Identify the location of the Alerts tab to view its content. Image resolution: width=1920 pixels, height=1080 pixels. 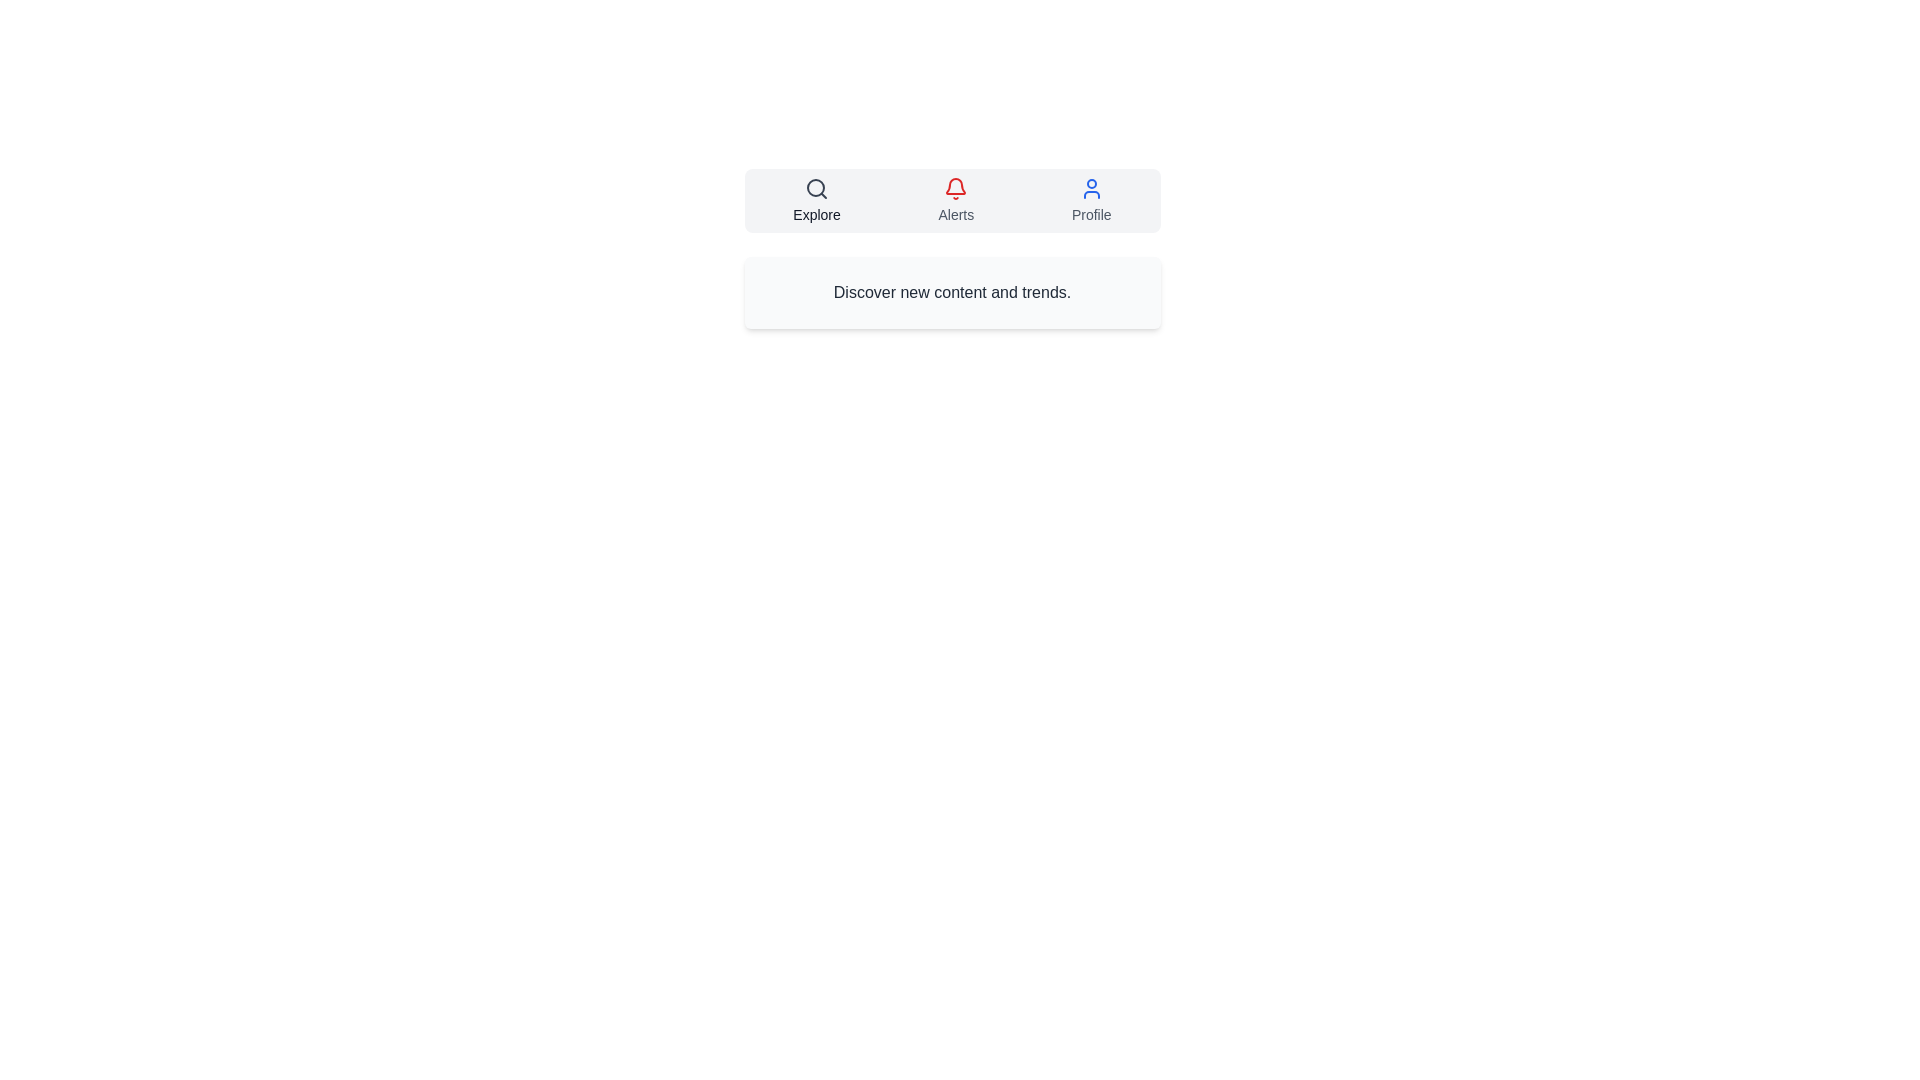
(954, 200).